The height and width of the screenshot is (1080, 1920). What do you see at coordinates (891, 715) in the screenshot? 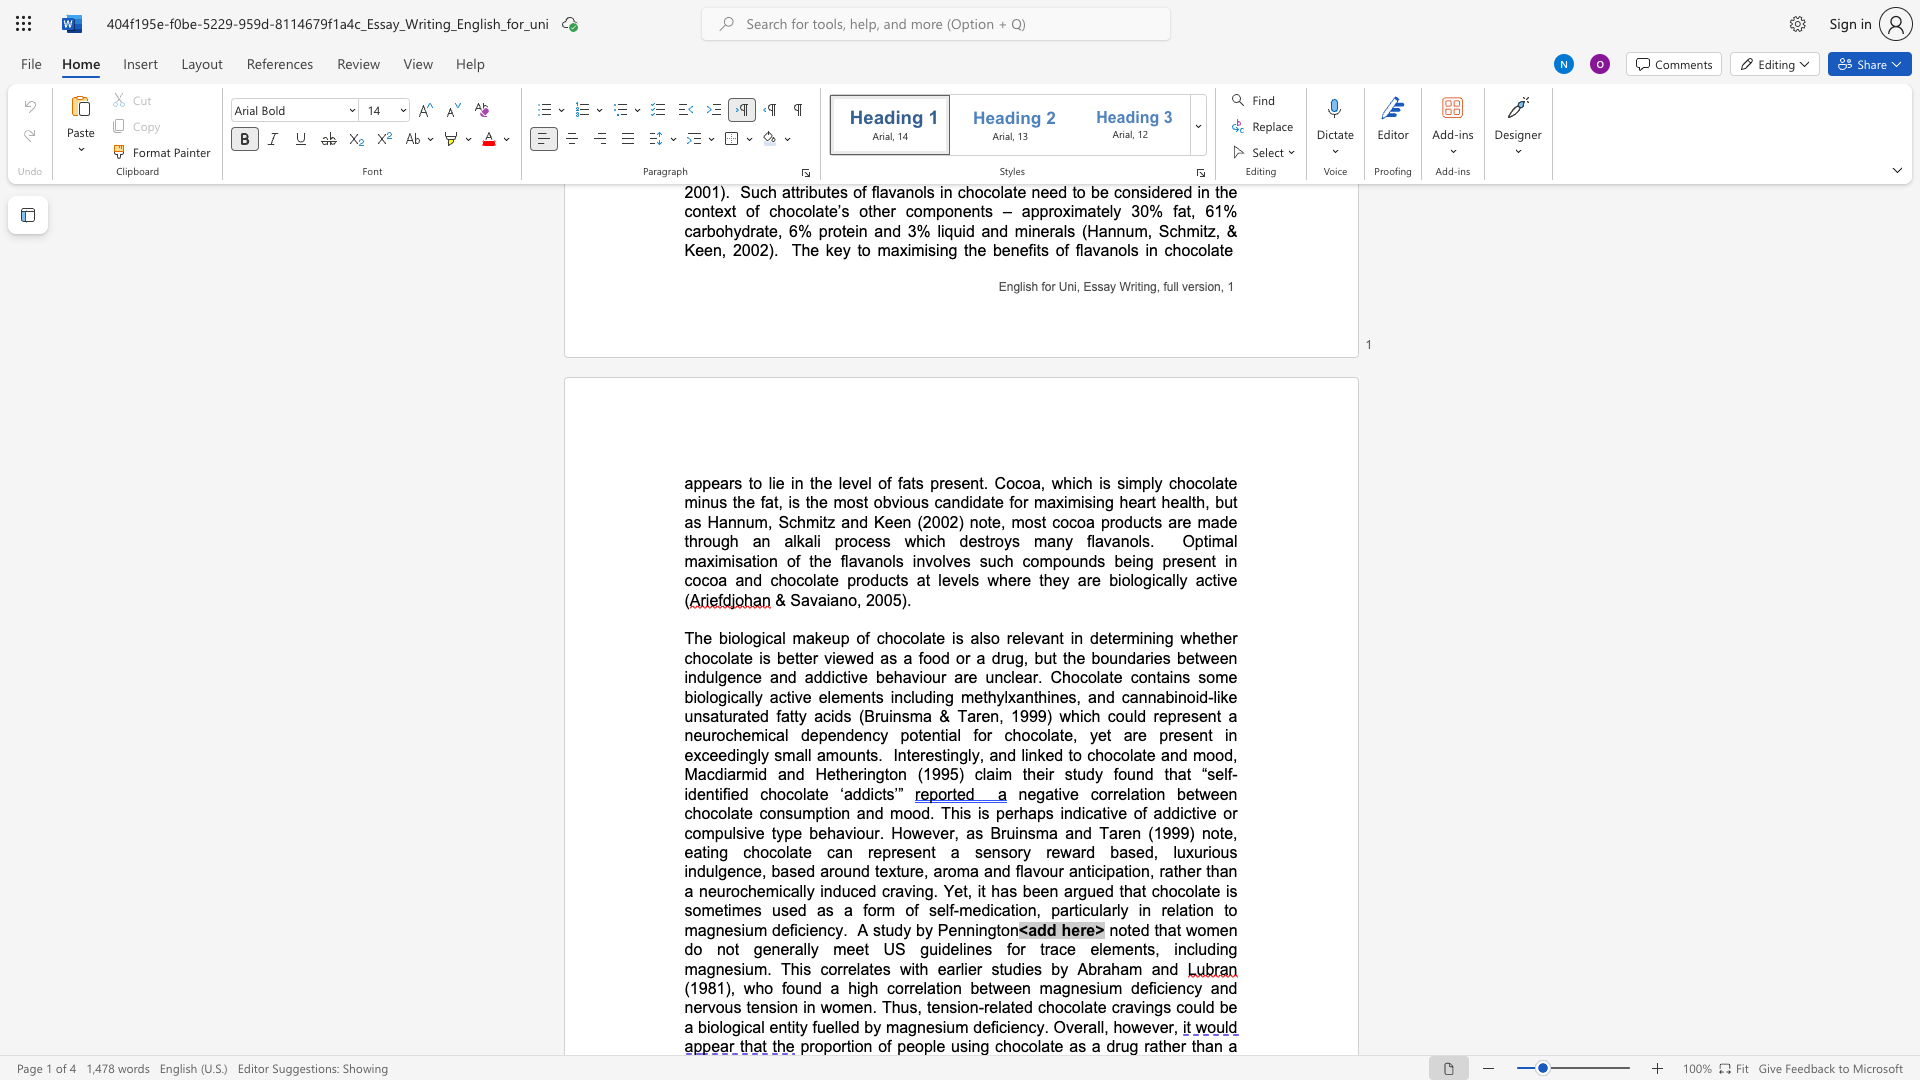
I see `the subset text "nsma & Taren" within the text "some biologically active elements including methylxanthines, and cannabinoid-like unsaturated fatty acids (Bruinsma & Taren, 1999) which could"` at bounding box center [891, 715].